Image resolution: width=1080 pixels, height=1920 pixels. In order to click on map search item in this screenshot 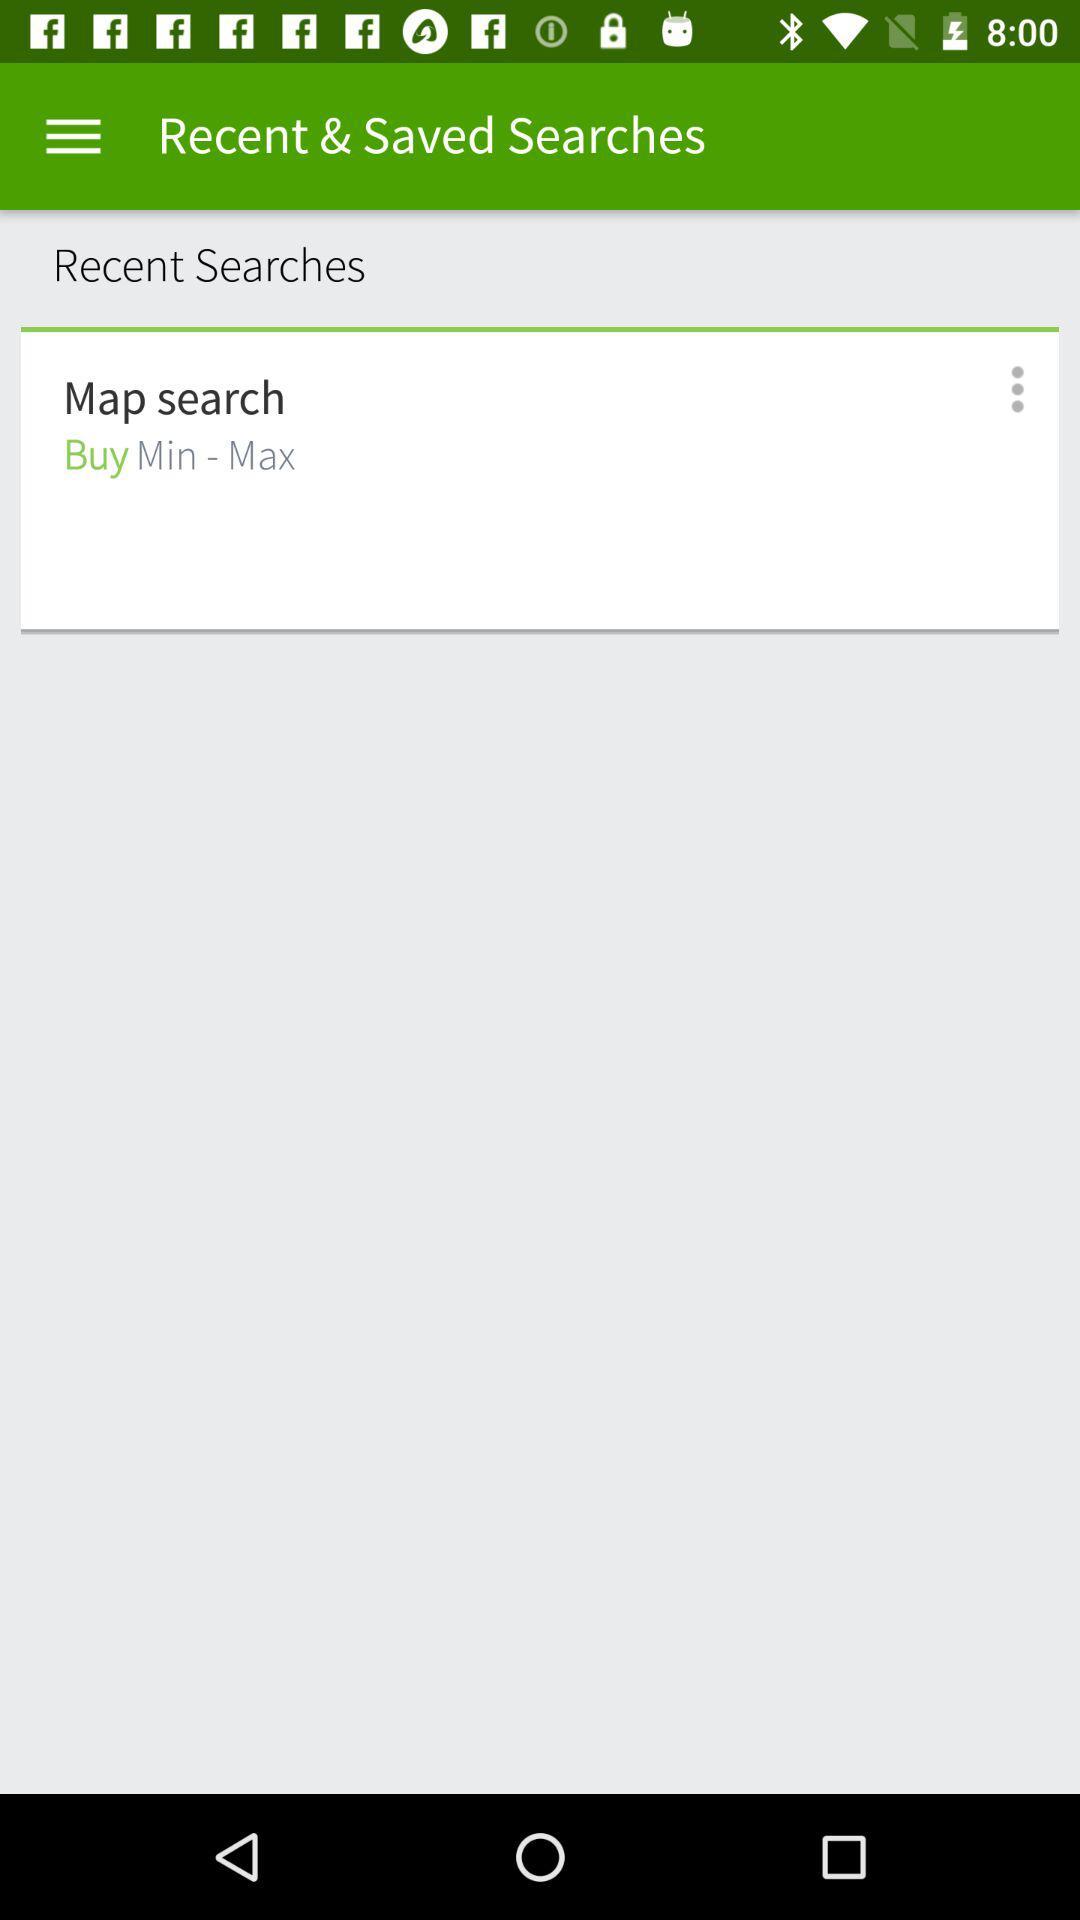, I will do `click(173, 399)`.